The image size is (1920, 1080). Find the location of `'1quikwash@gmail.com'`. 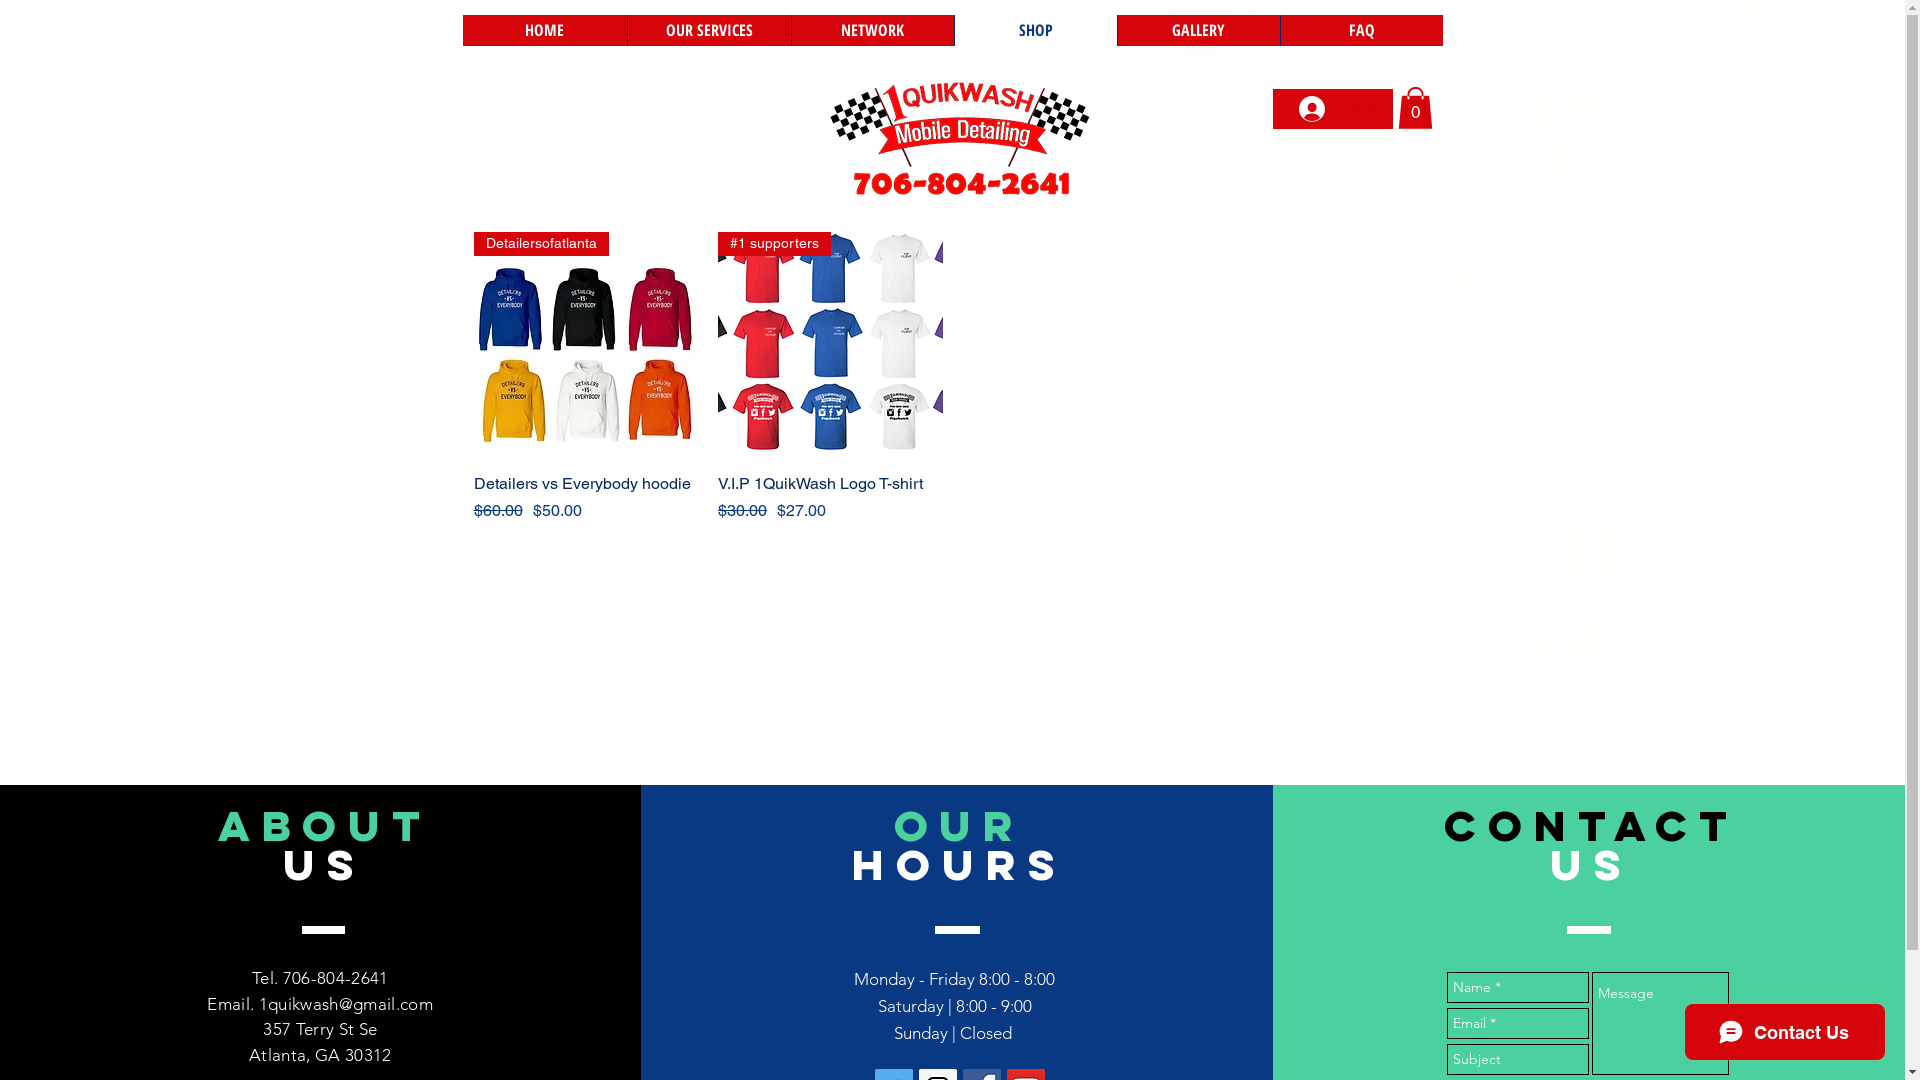

'1quikwash@gmail.com' is located at coordinates (345, 1003).